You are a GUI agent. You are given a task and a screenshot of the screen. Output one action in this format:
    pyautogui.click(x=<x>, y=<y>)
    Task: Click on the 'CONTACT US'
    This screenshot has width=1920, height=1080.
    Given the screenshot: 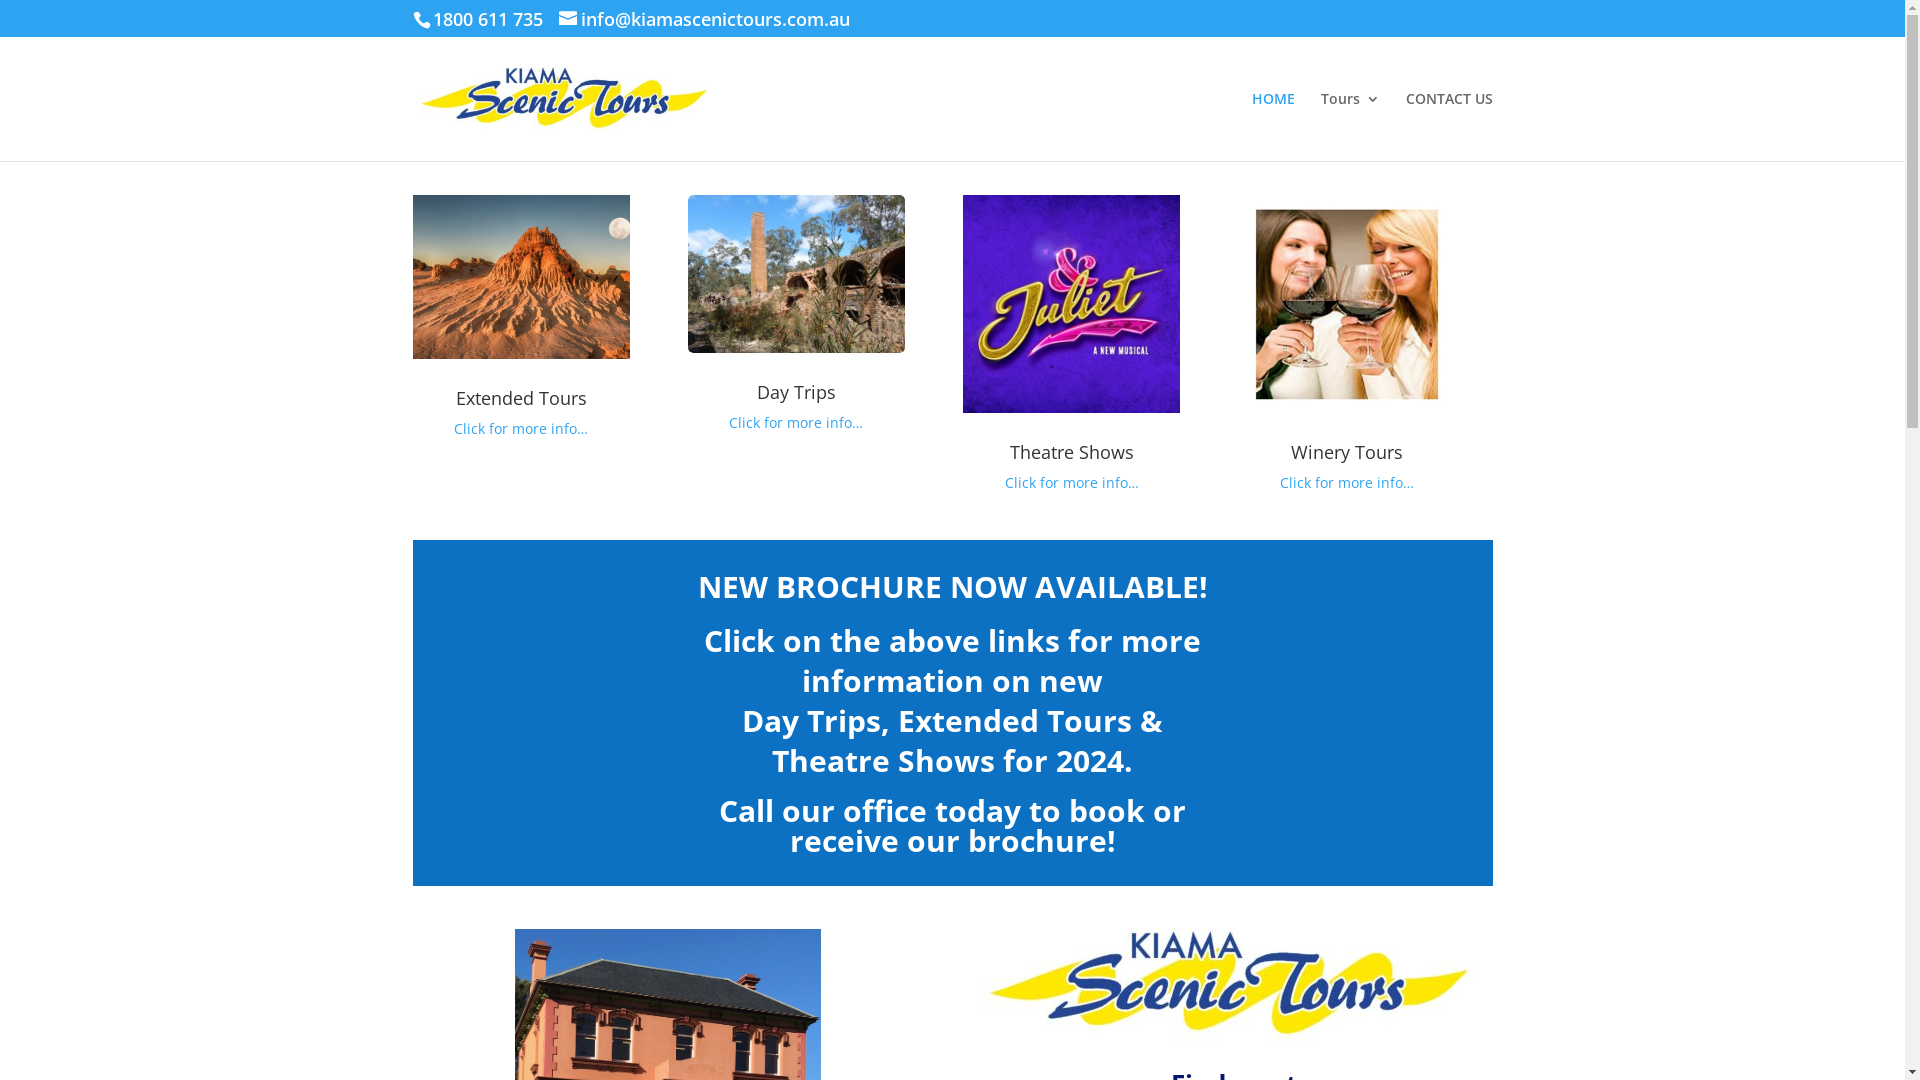 What is the action you would take?
    pyautogui.click(x=1449, y=126)
    